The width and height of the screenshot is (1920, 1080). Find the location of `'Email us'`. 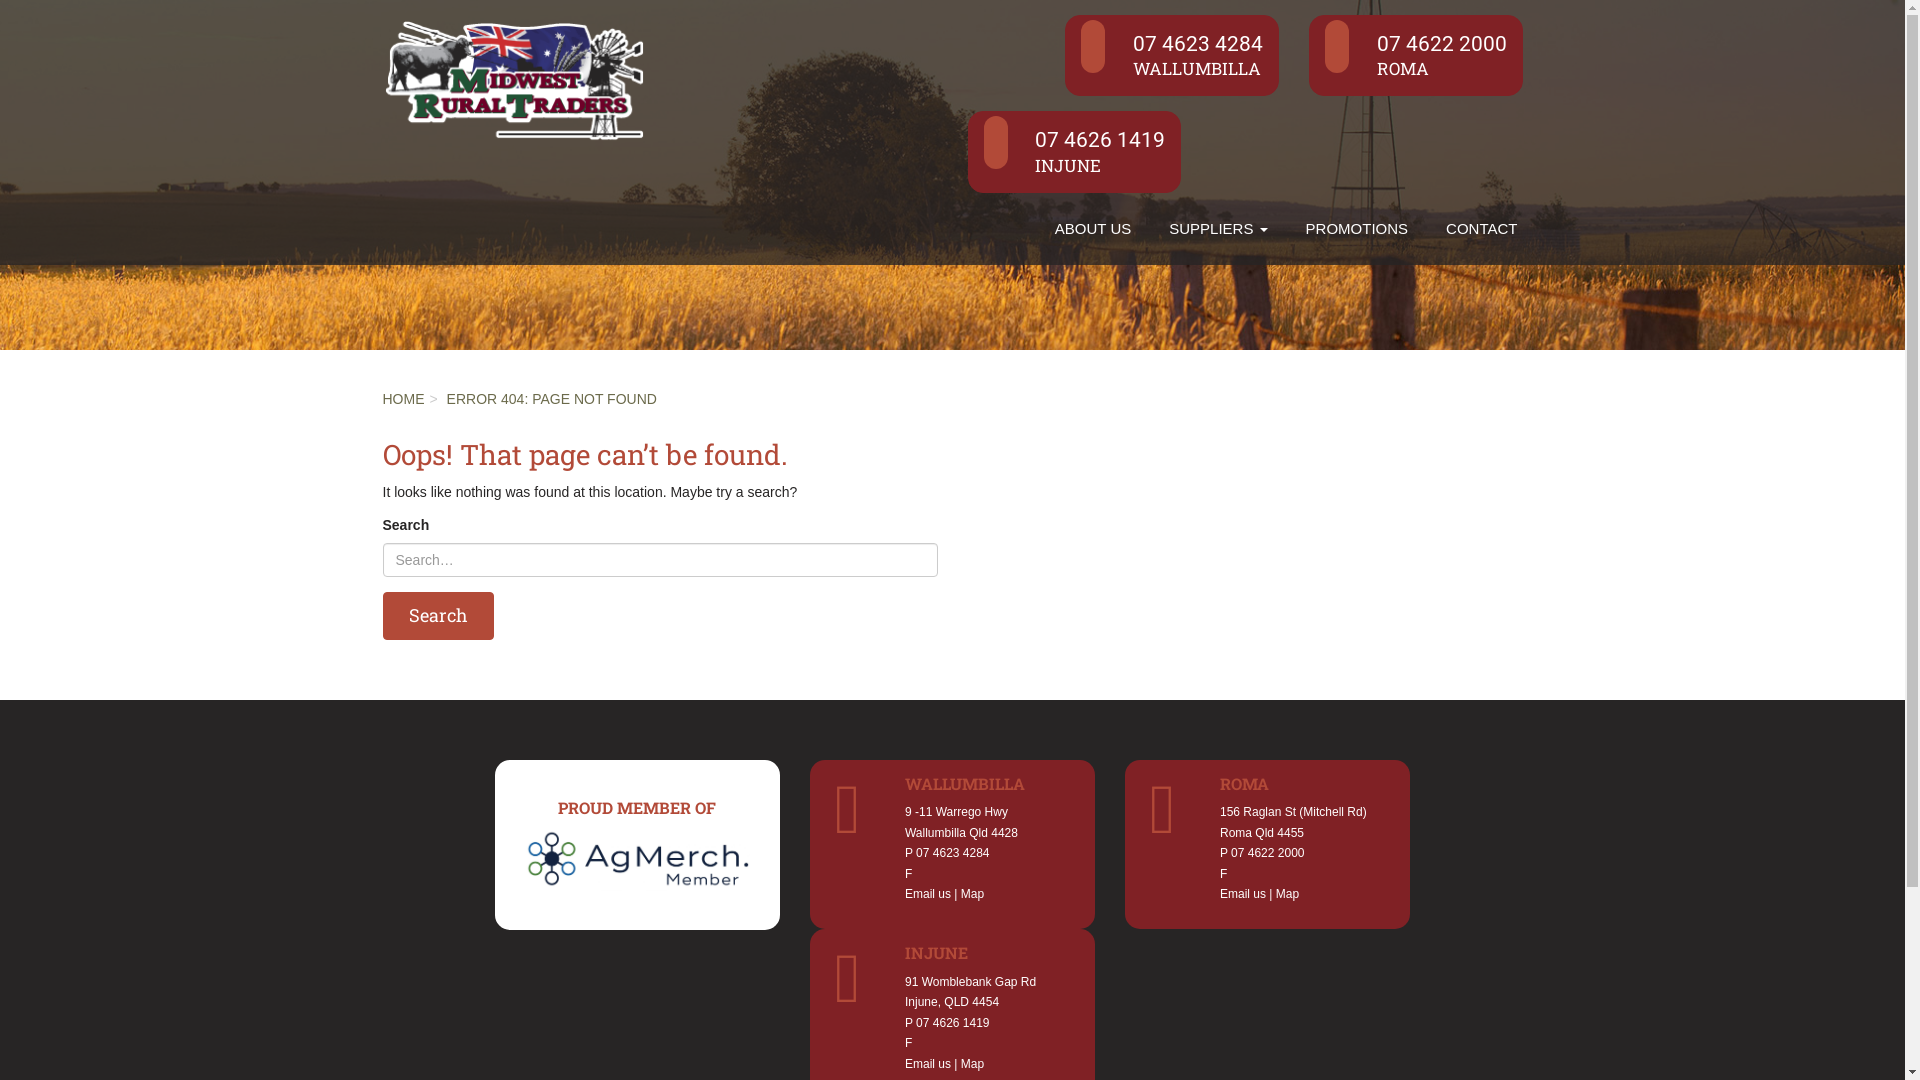

'Email us' is located at coordinates (904, 893).